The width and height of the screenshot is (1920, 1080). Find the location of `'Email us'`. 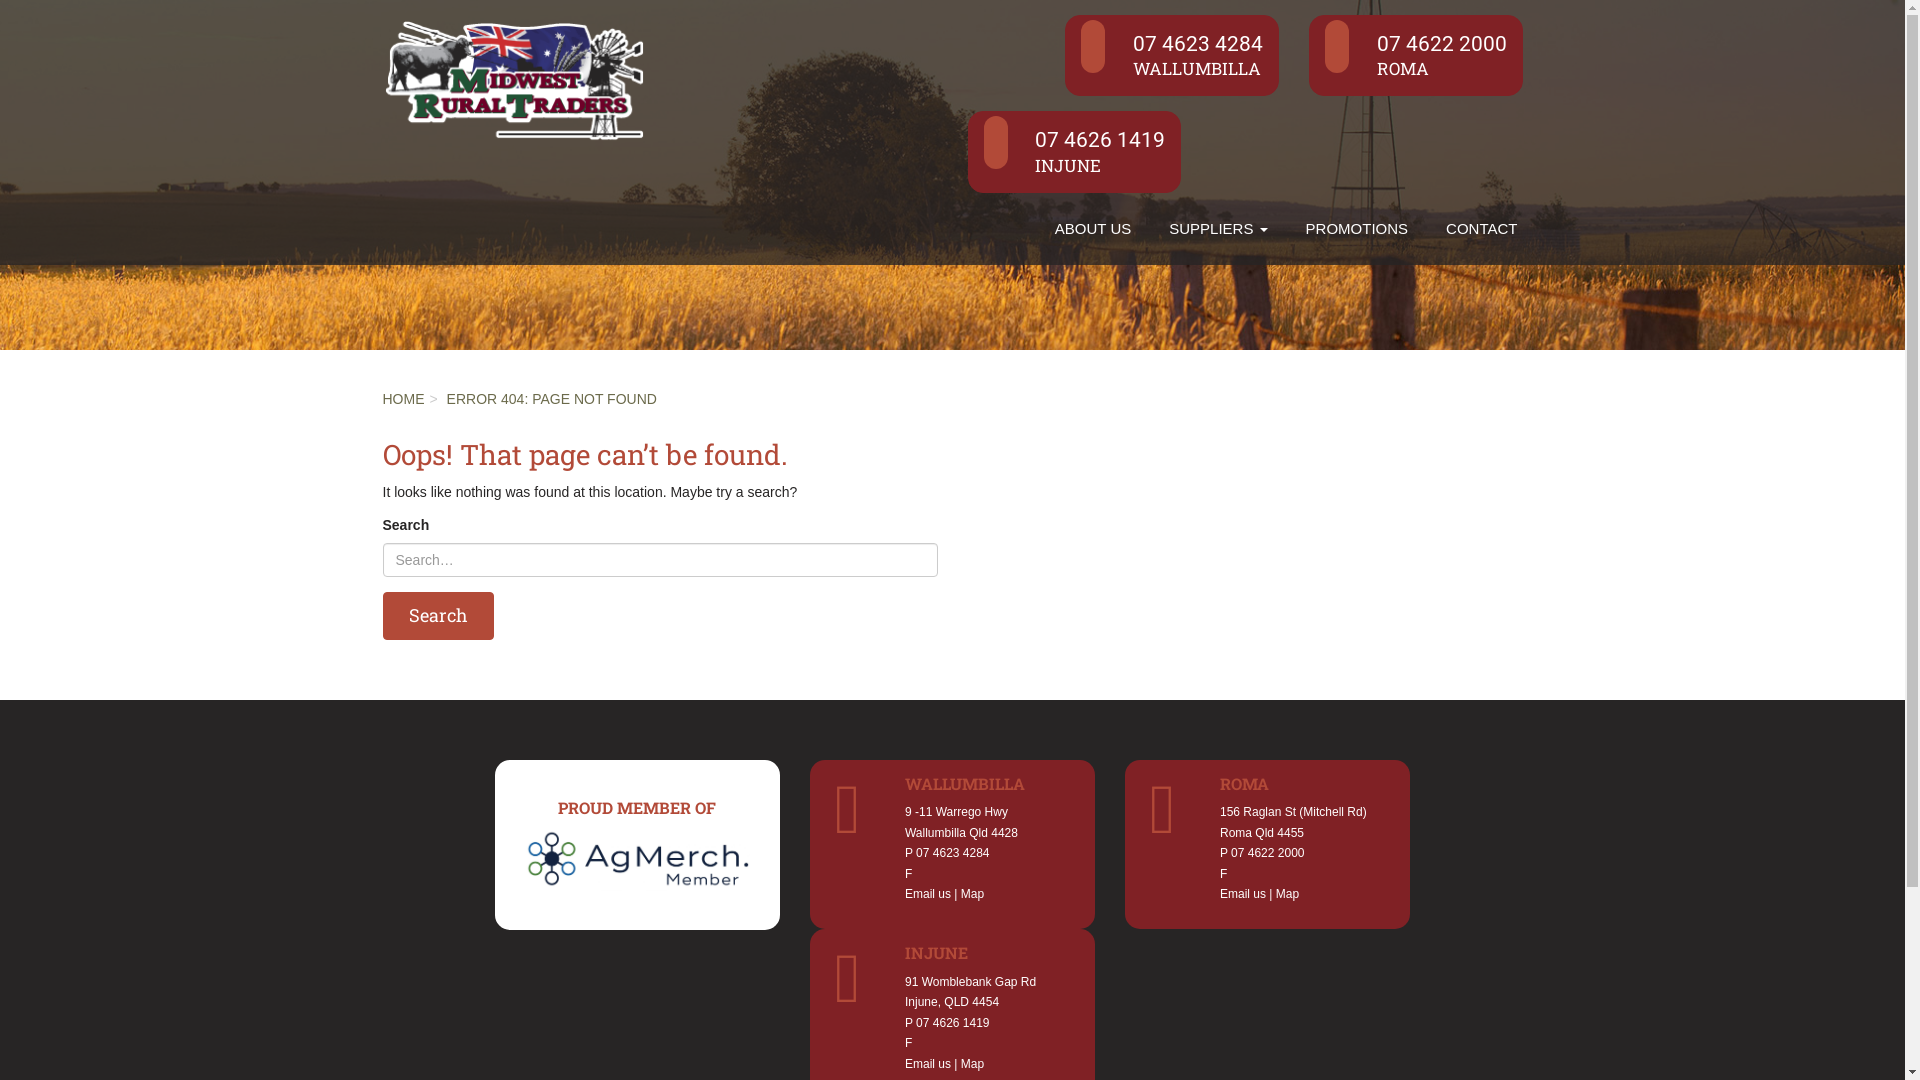

'Email us' is located at coordinates (904, 893).